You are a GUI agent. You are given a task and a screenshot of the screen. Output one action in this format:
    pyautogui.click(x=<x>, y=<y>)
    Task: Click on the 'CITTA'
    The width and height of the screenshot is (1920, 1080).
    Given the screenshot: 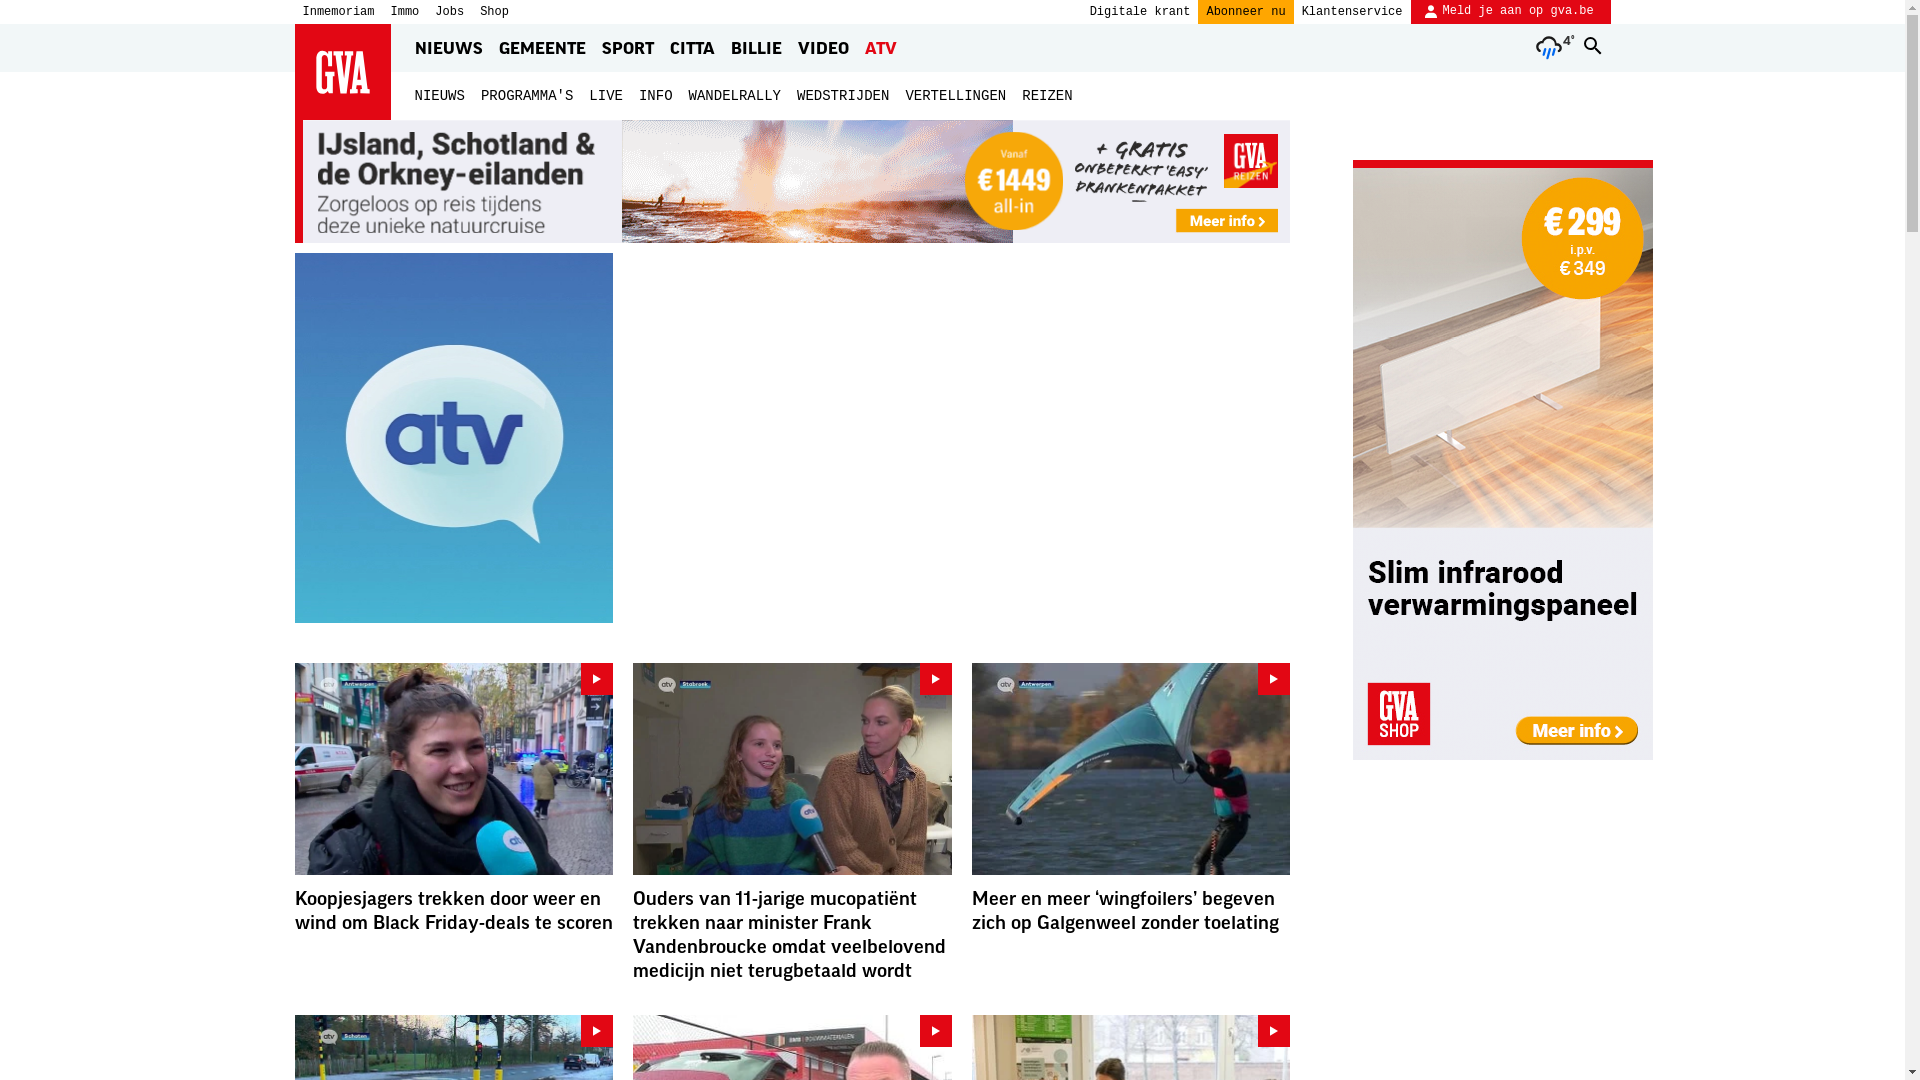 What is the action you would take?
    pyautogui.click(x=692, y=46)
    